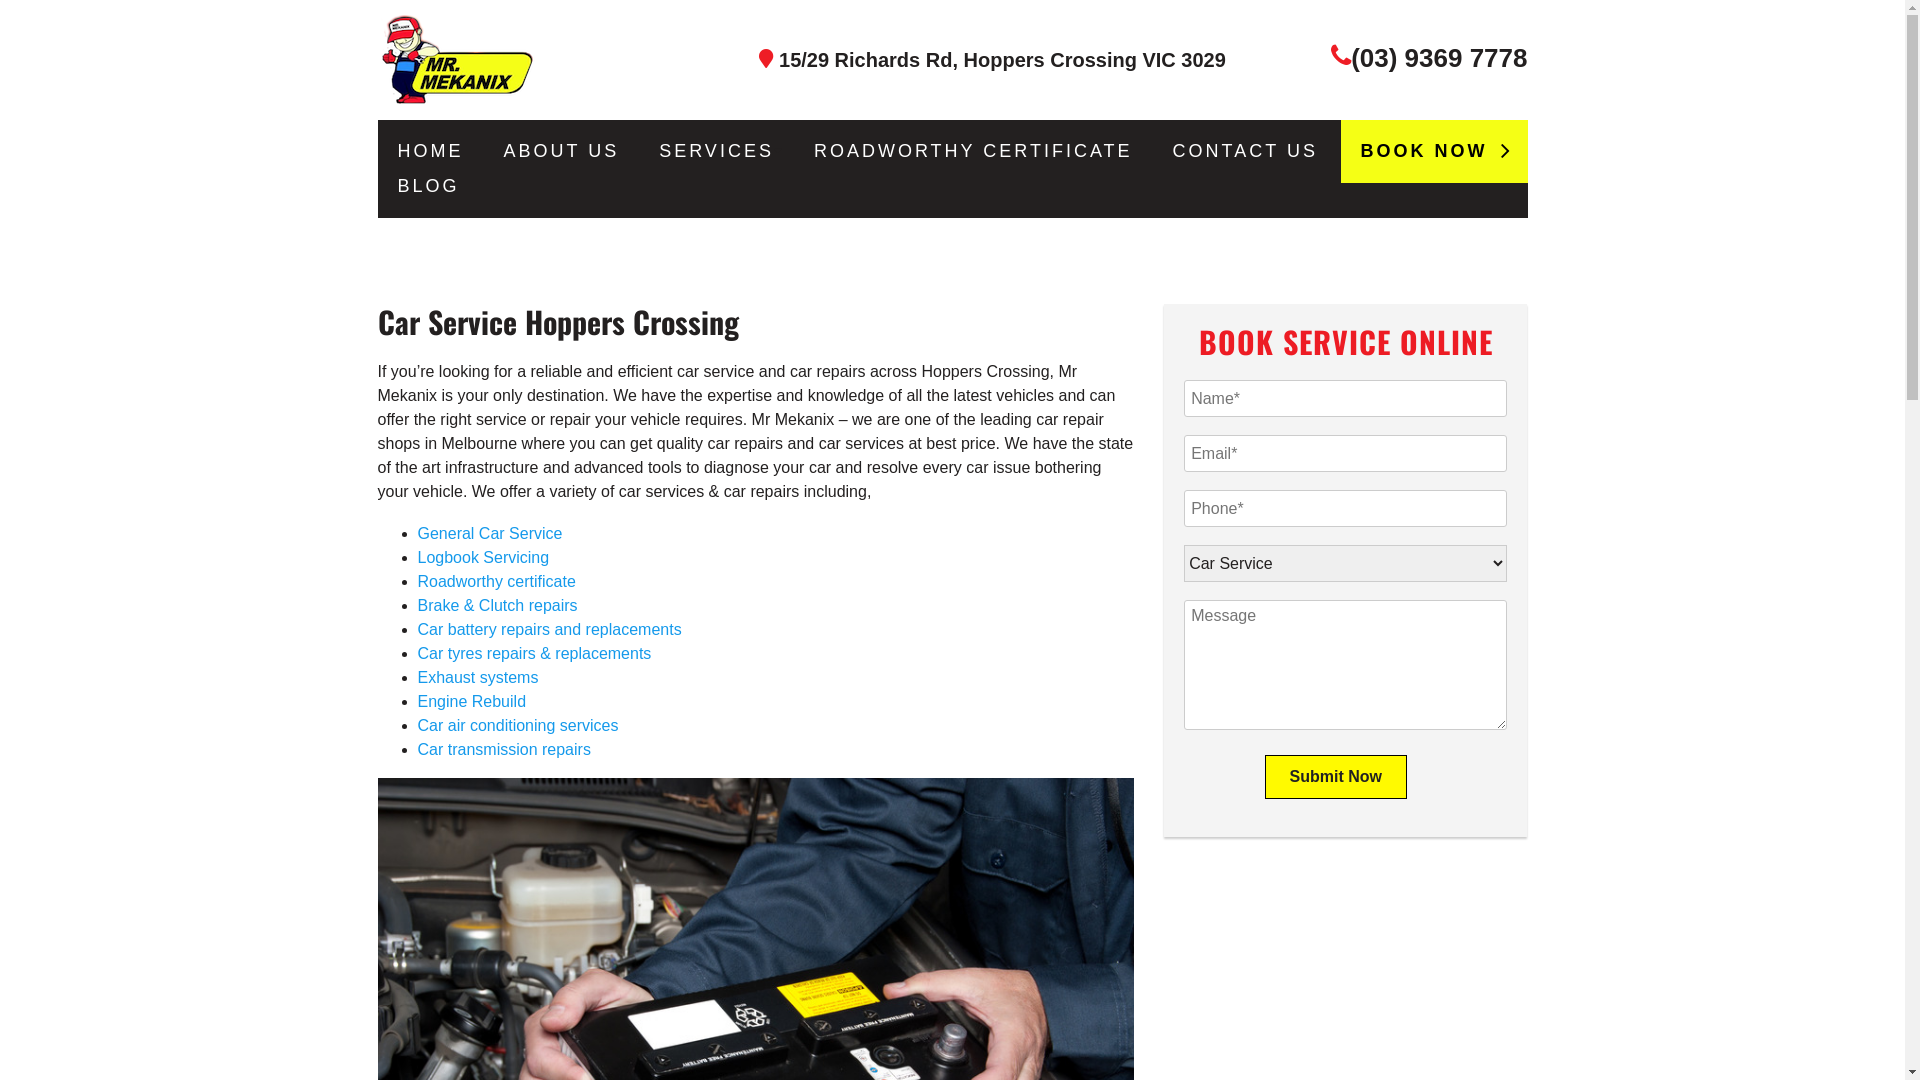 This screenshot has width=1920, height=1080. I want to click on 'HOME', so click(430, 150).